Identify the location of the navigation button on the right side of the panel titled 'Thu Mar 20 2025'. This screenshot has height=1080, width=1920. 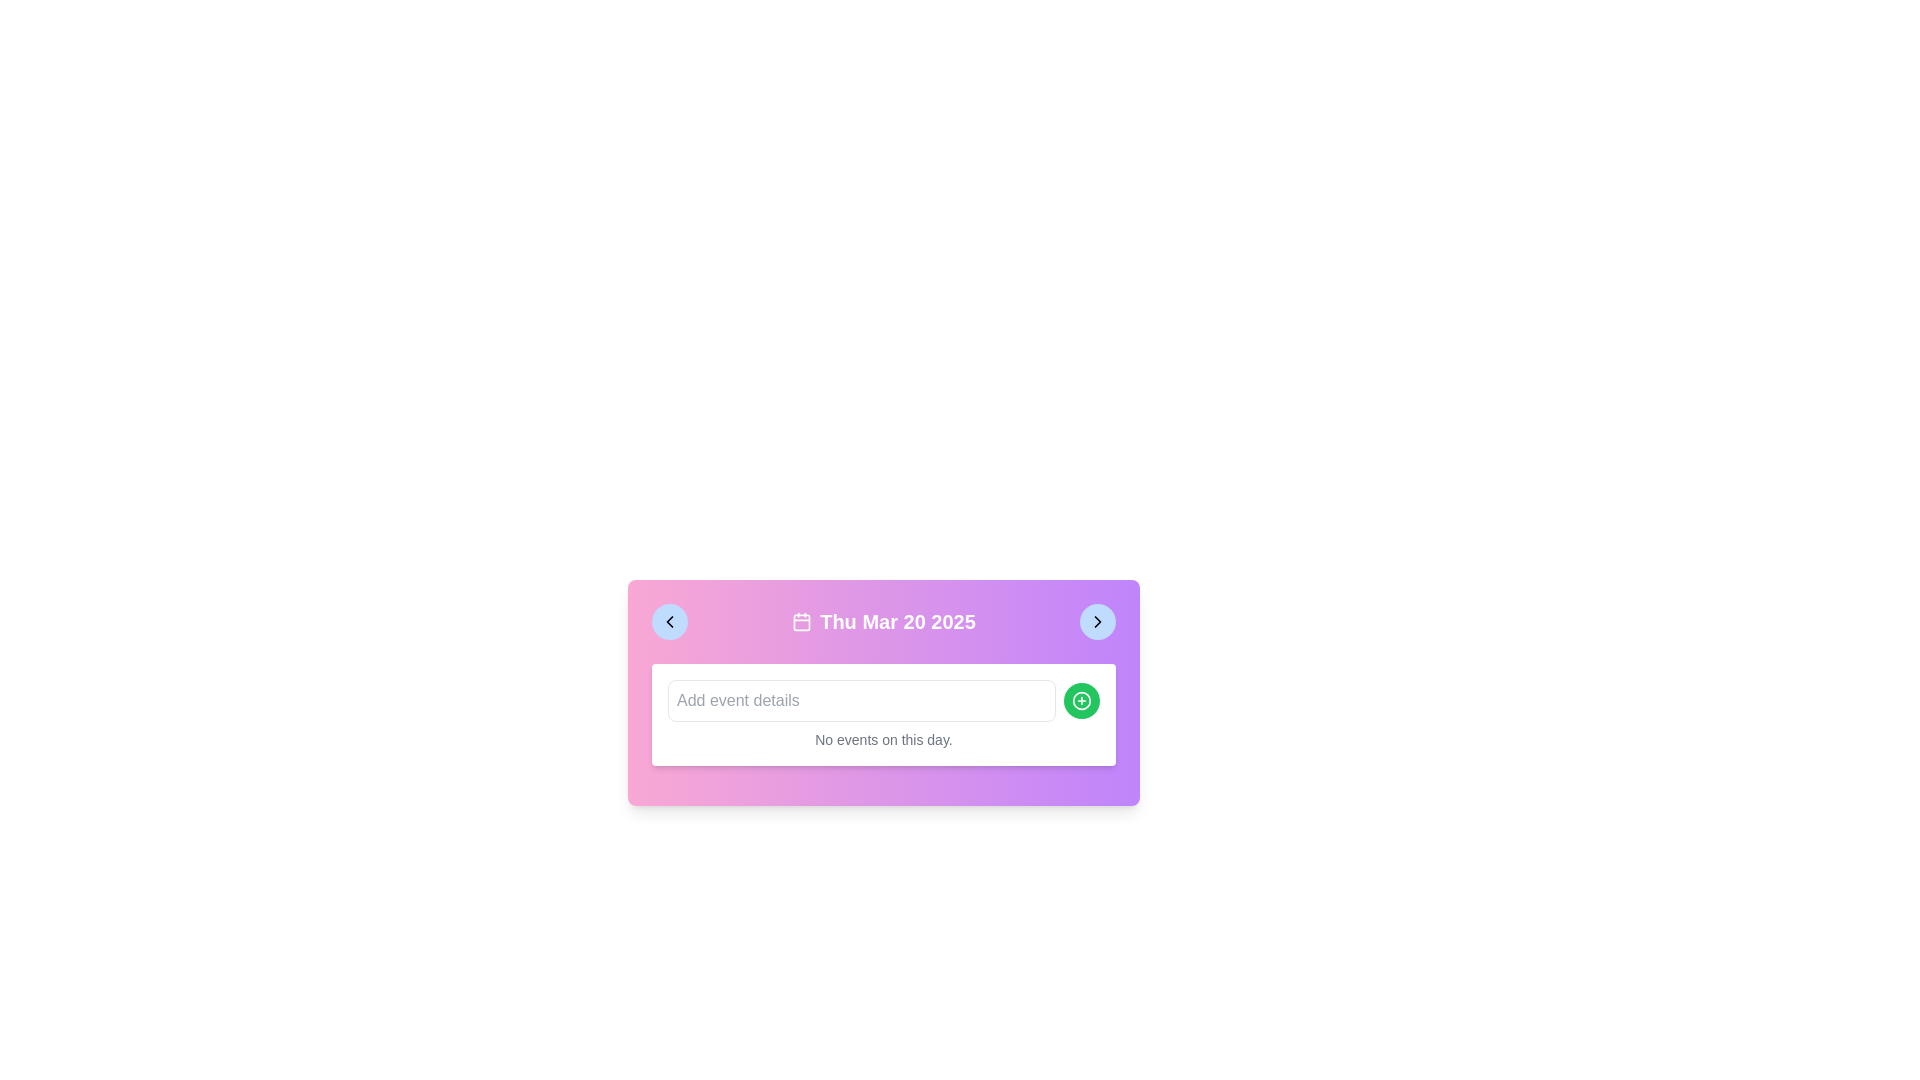
(1097, 620).